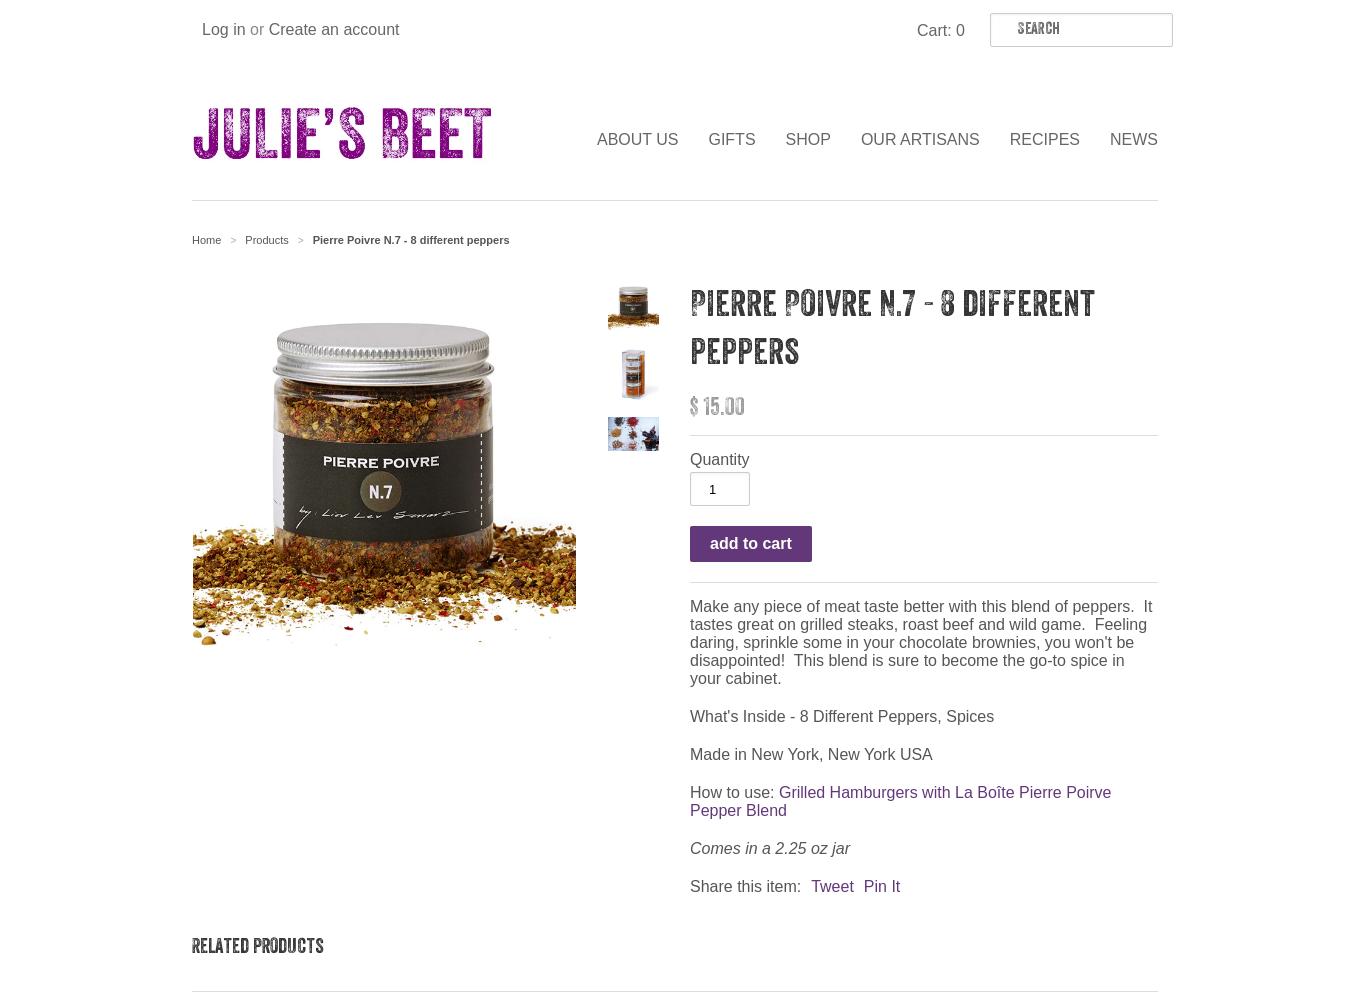 The image size is (1350, 1000). I want to click on 'Tweet', so click(832, 886).